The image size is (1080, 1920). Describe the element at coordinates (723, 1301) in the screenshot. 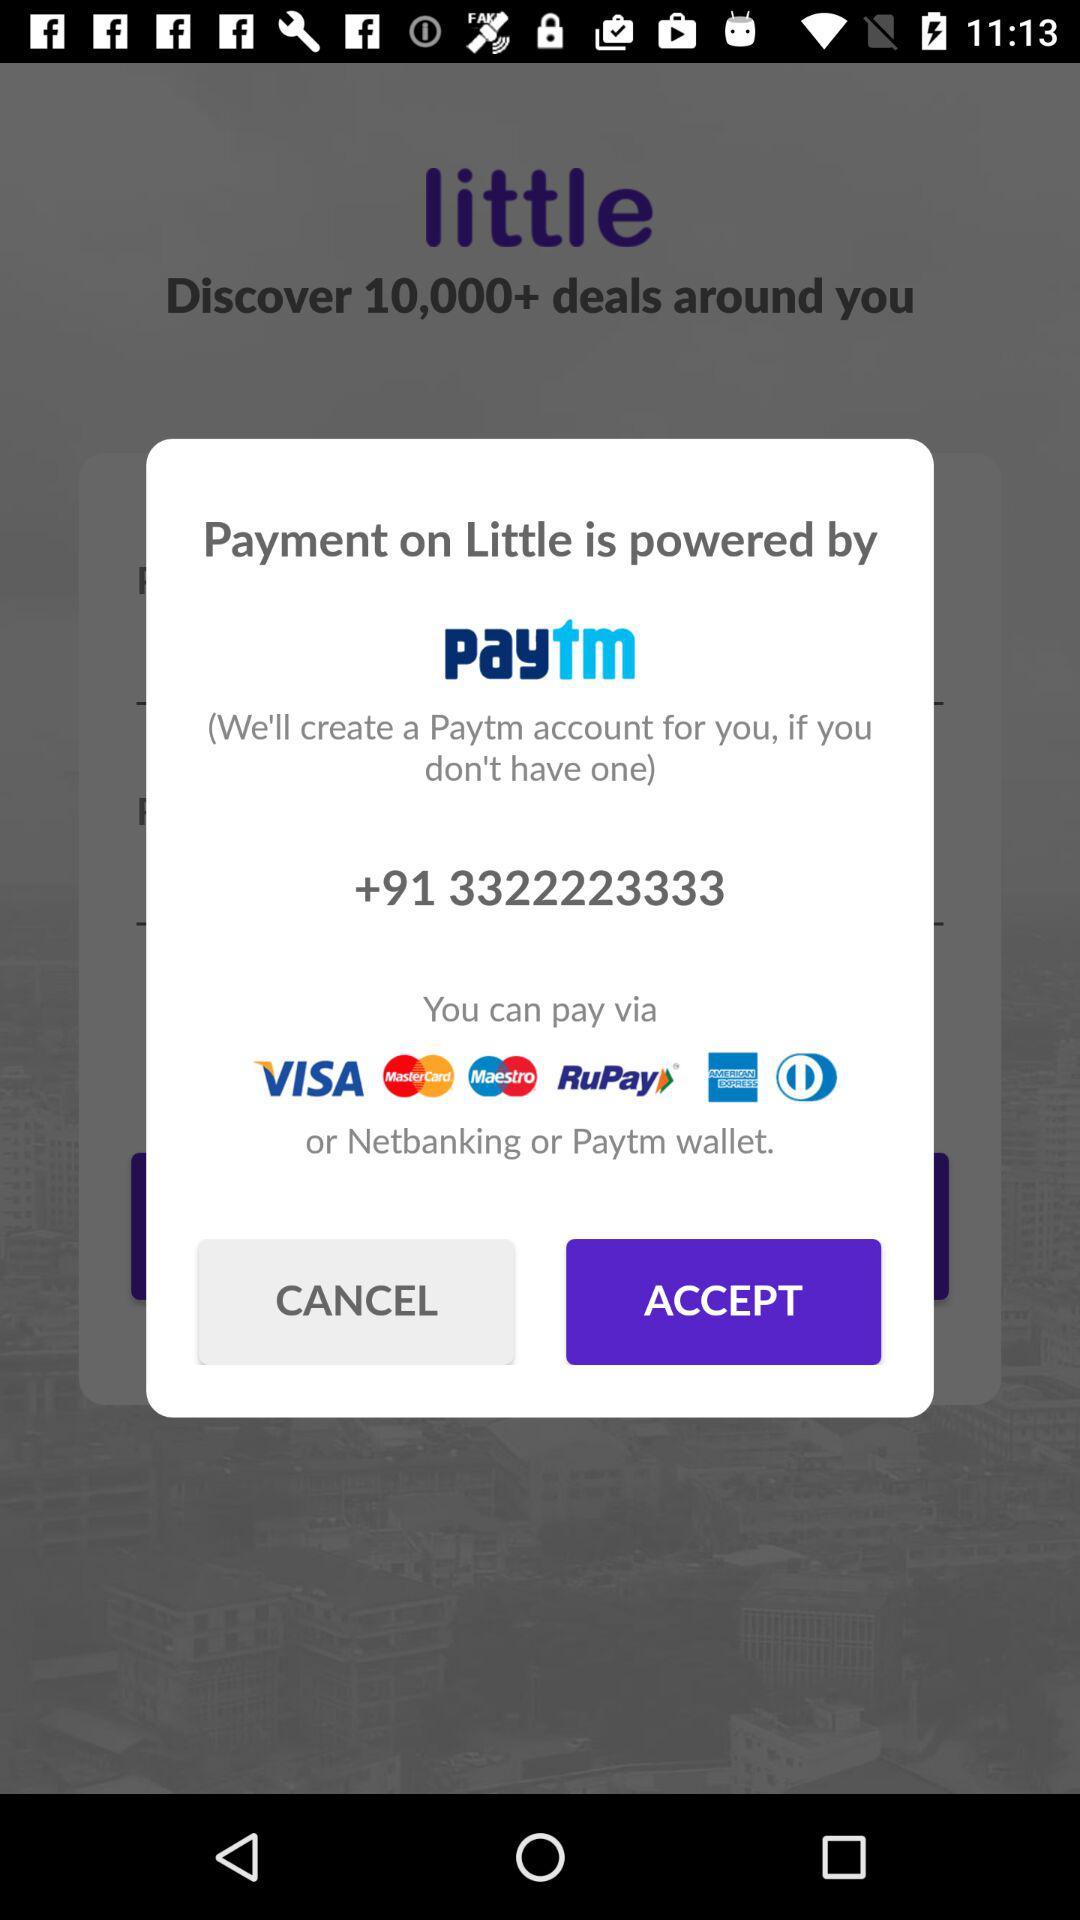

I see `the accept item` at that location.